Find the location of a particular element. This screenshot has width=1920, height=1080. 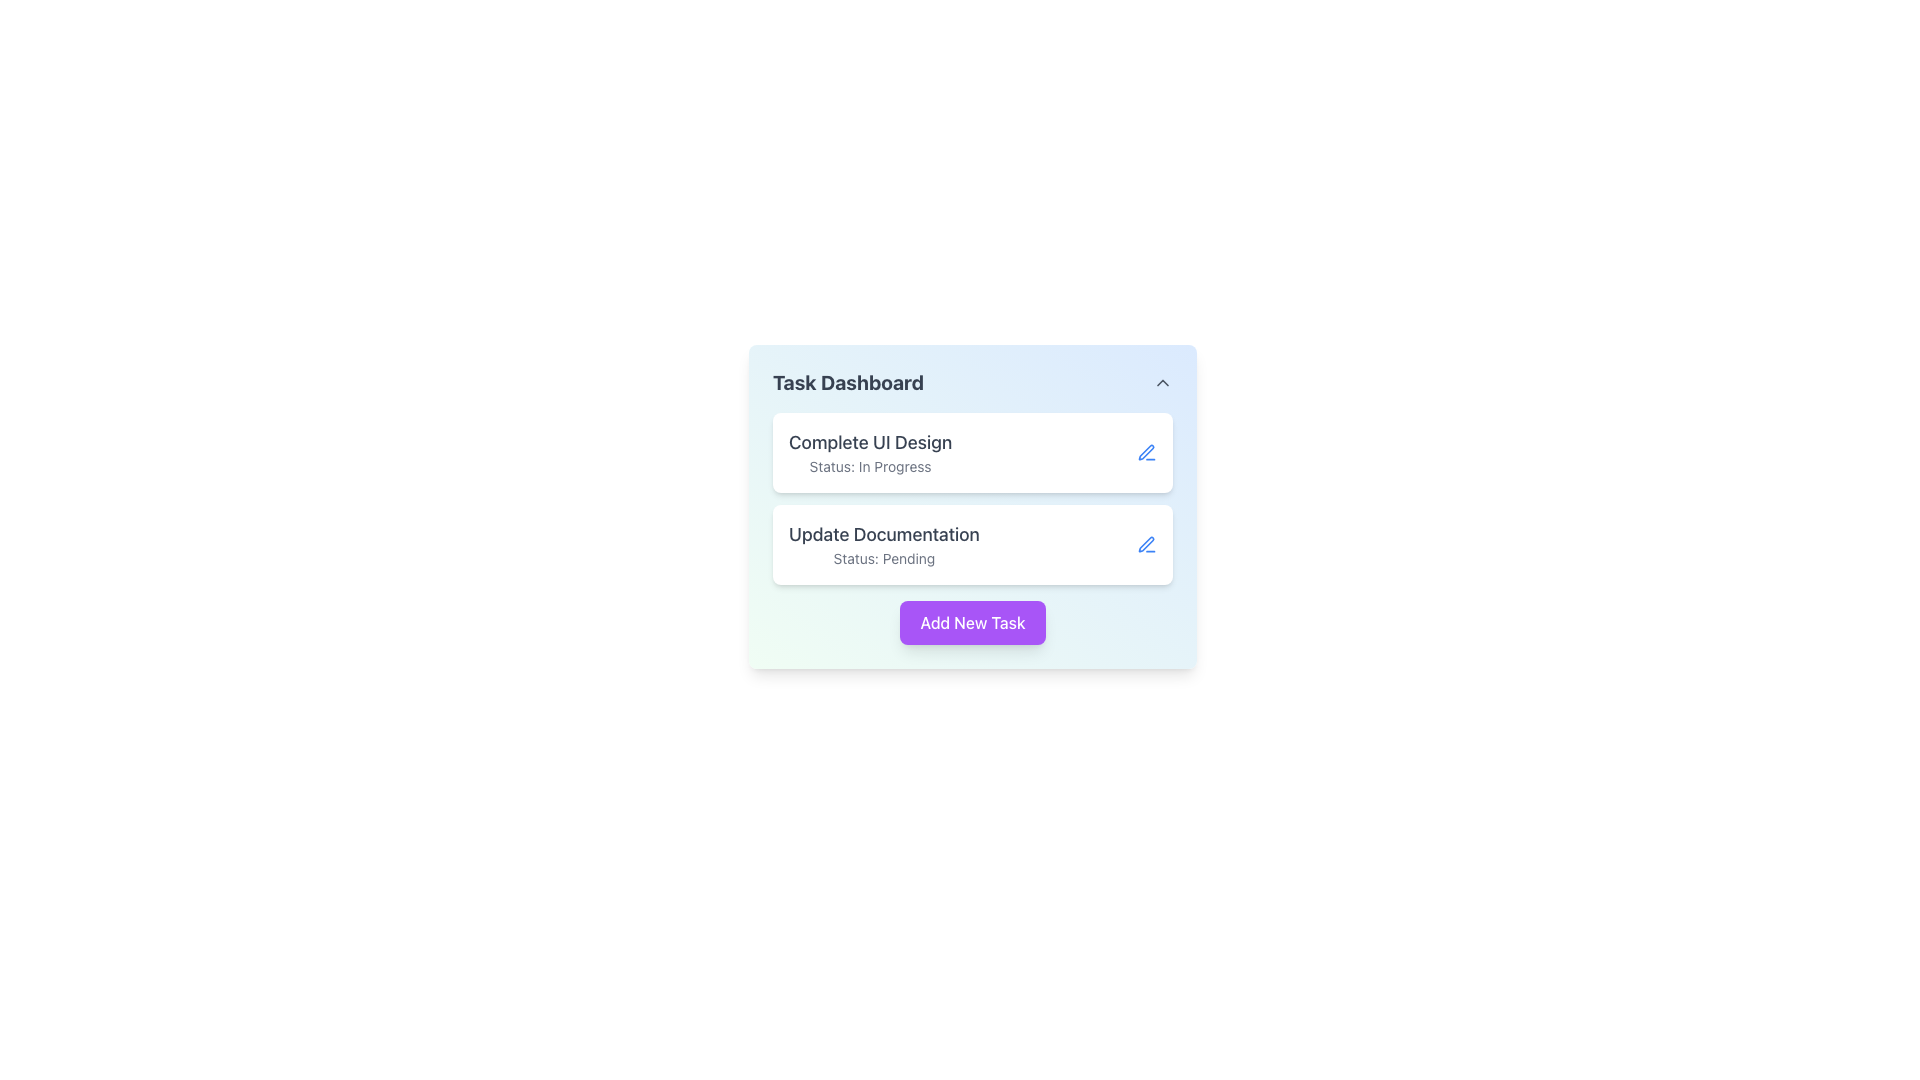

the upward-oriented chevron icon located in the upper-right corner of the 'Task Dashboard' header to observe styling changes is located at coordinates (1162, 382).